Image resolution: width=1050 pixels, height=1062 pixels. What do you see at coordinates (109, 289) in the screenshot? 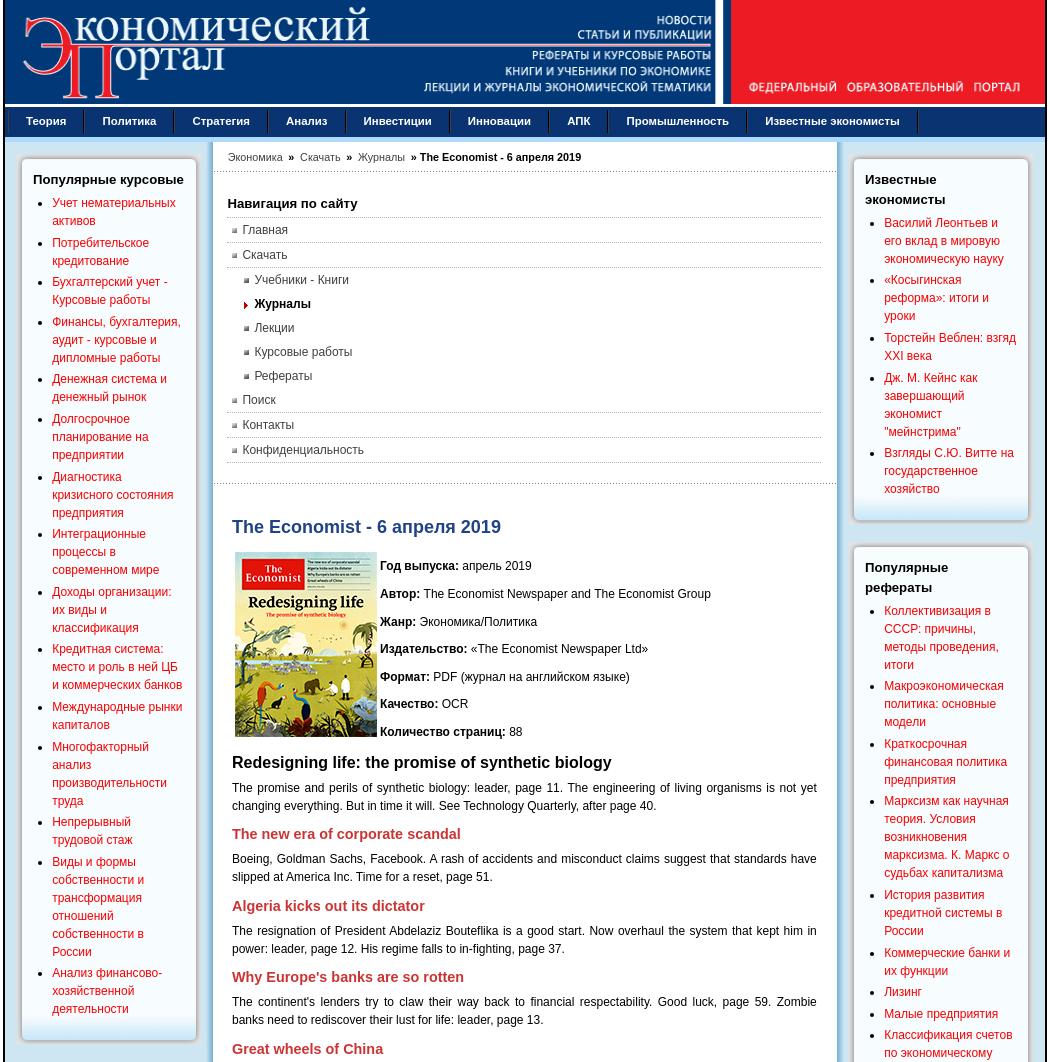
I see `'Бухгалтерский учет - Курсовые работы'` at bounding box center [109, 289].